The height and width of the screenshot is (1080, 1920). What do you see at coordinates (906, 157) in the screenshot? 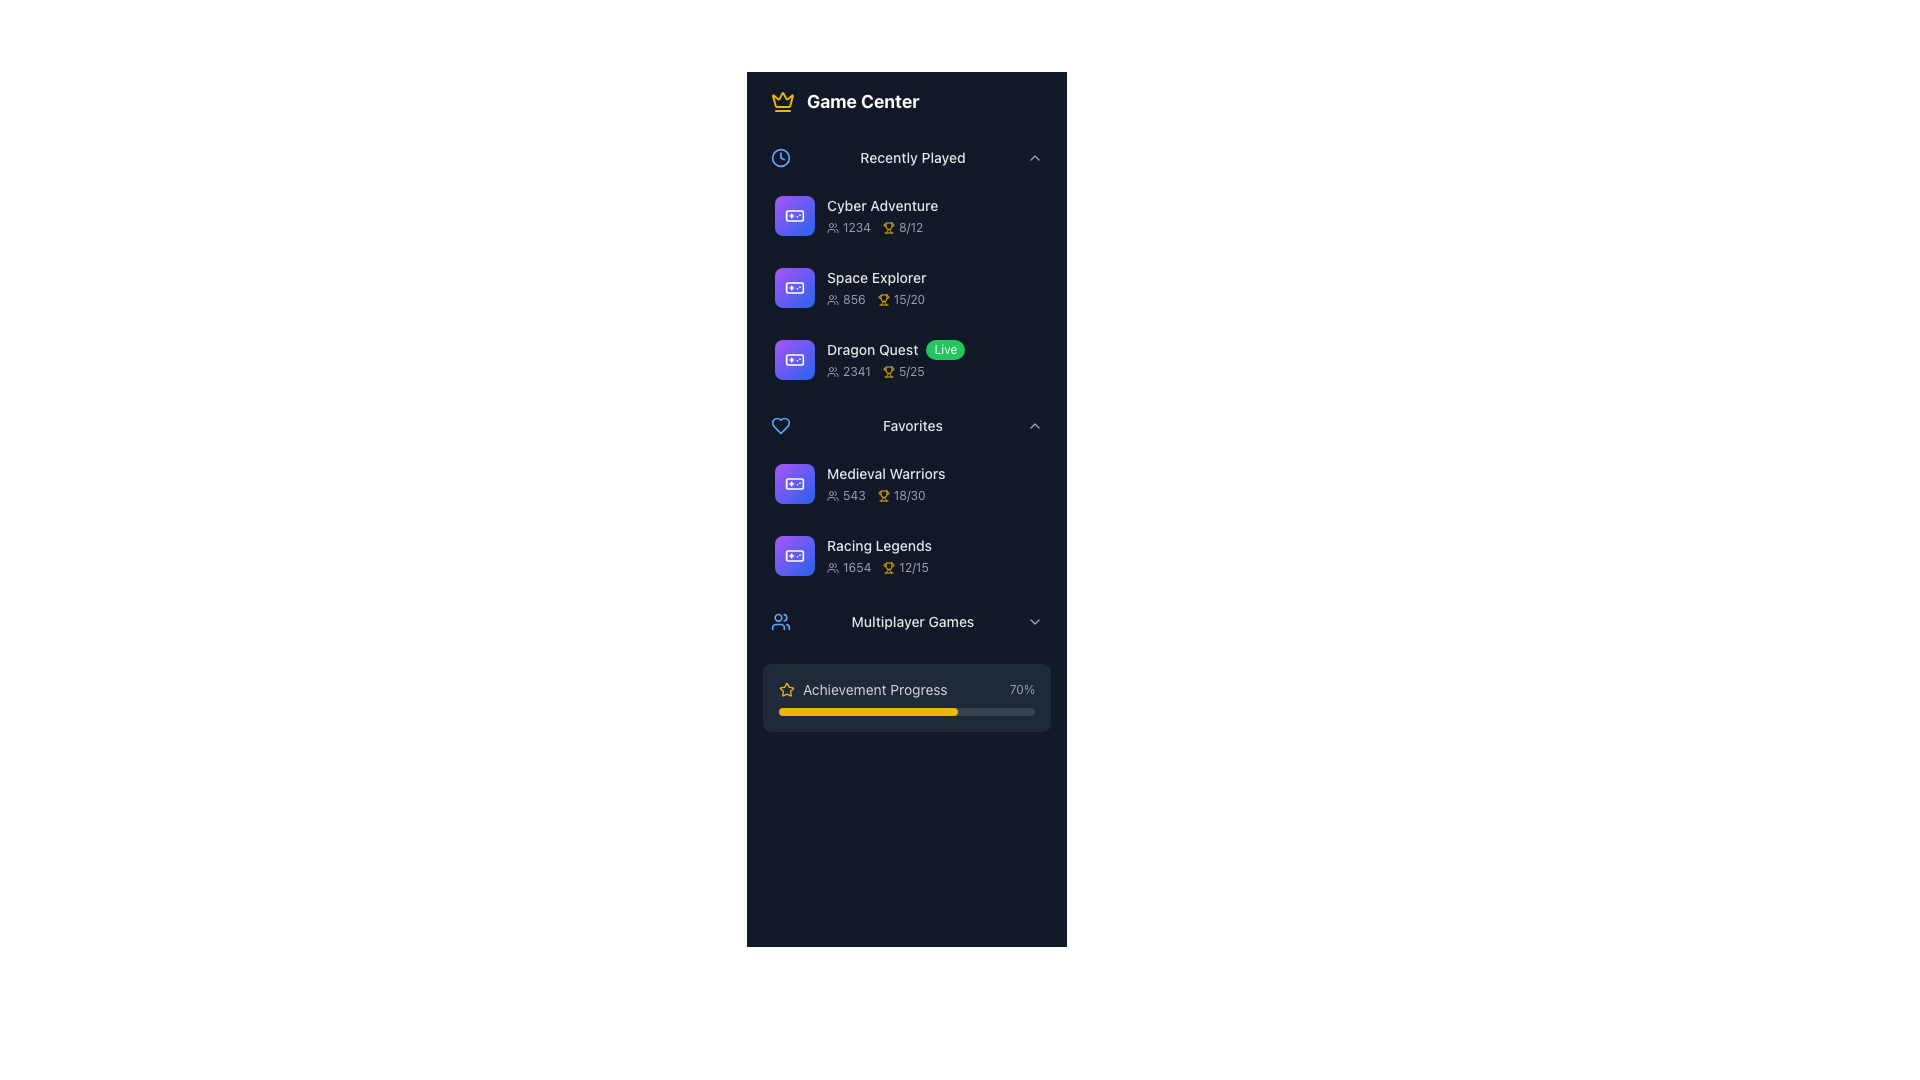
I see `the 'Recently Played' Collapsible Section Header, which features a blue clock icon on the left and a downwards chevron icon on the right, to trigger the highlight effect` at bounding box center [906, 157].